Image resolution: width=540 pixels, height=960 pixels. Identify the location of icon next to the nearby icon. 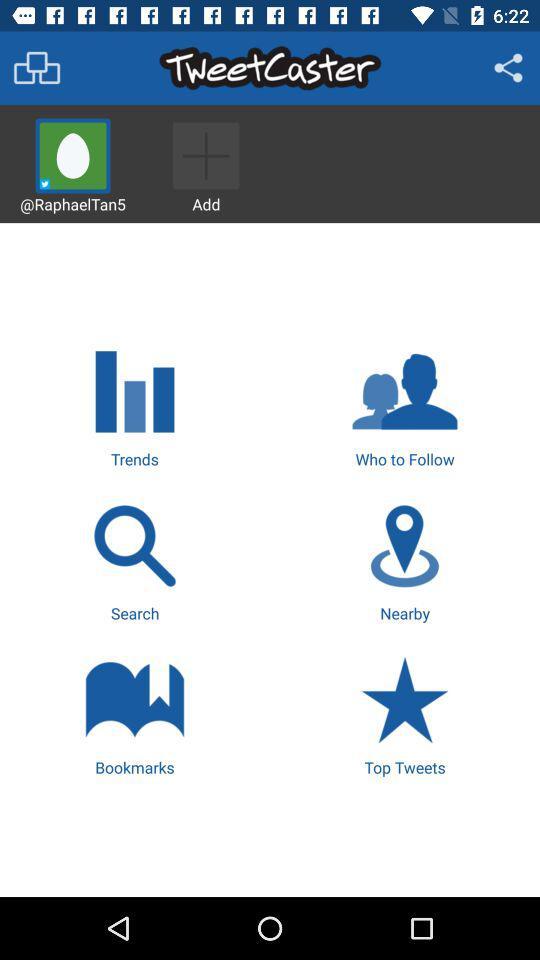
(135, 560).